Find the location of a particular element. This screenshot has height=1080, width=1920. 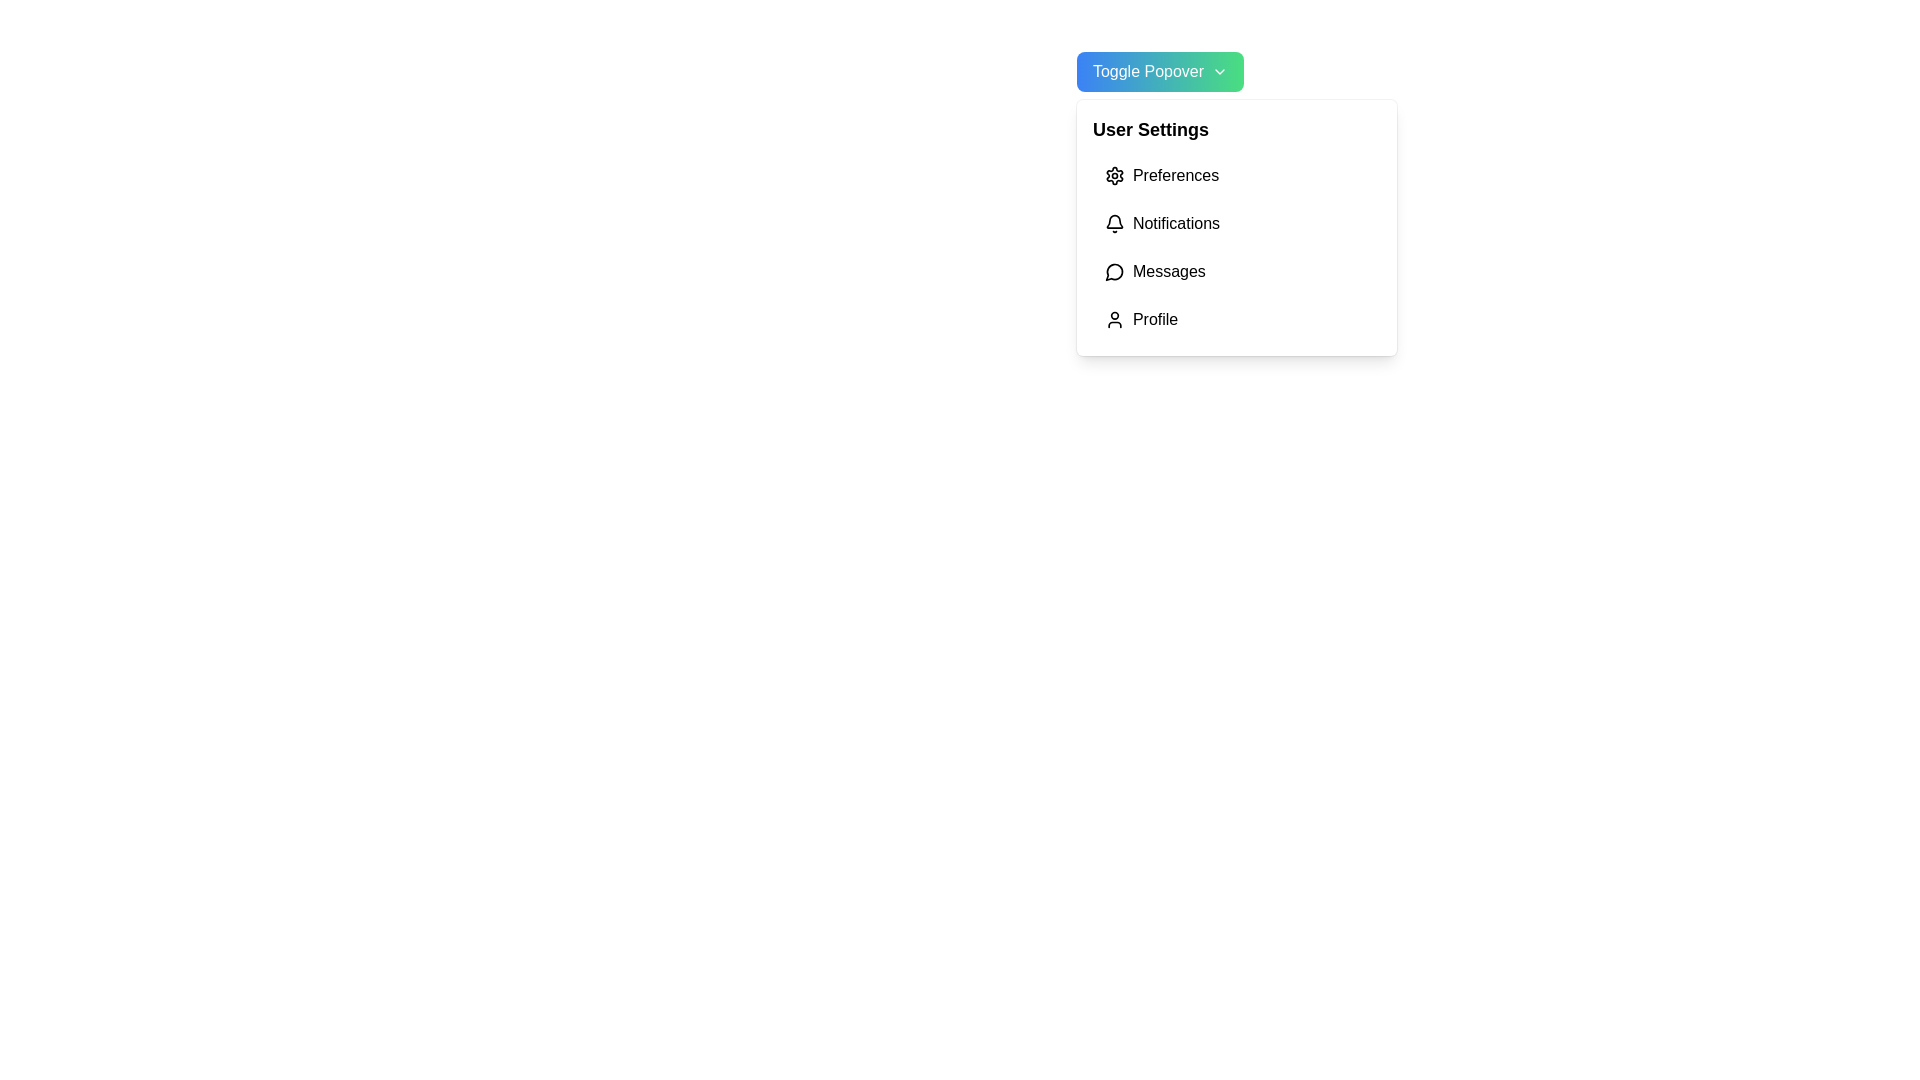

the 'Toggle Popover' button with a gradient background transitioning from blue to green, located at the top-right section of the interface is located at coordinates (1160, 71).